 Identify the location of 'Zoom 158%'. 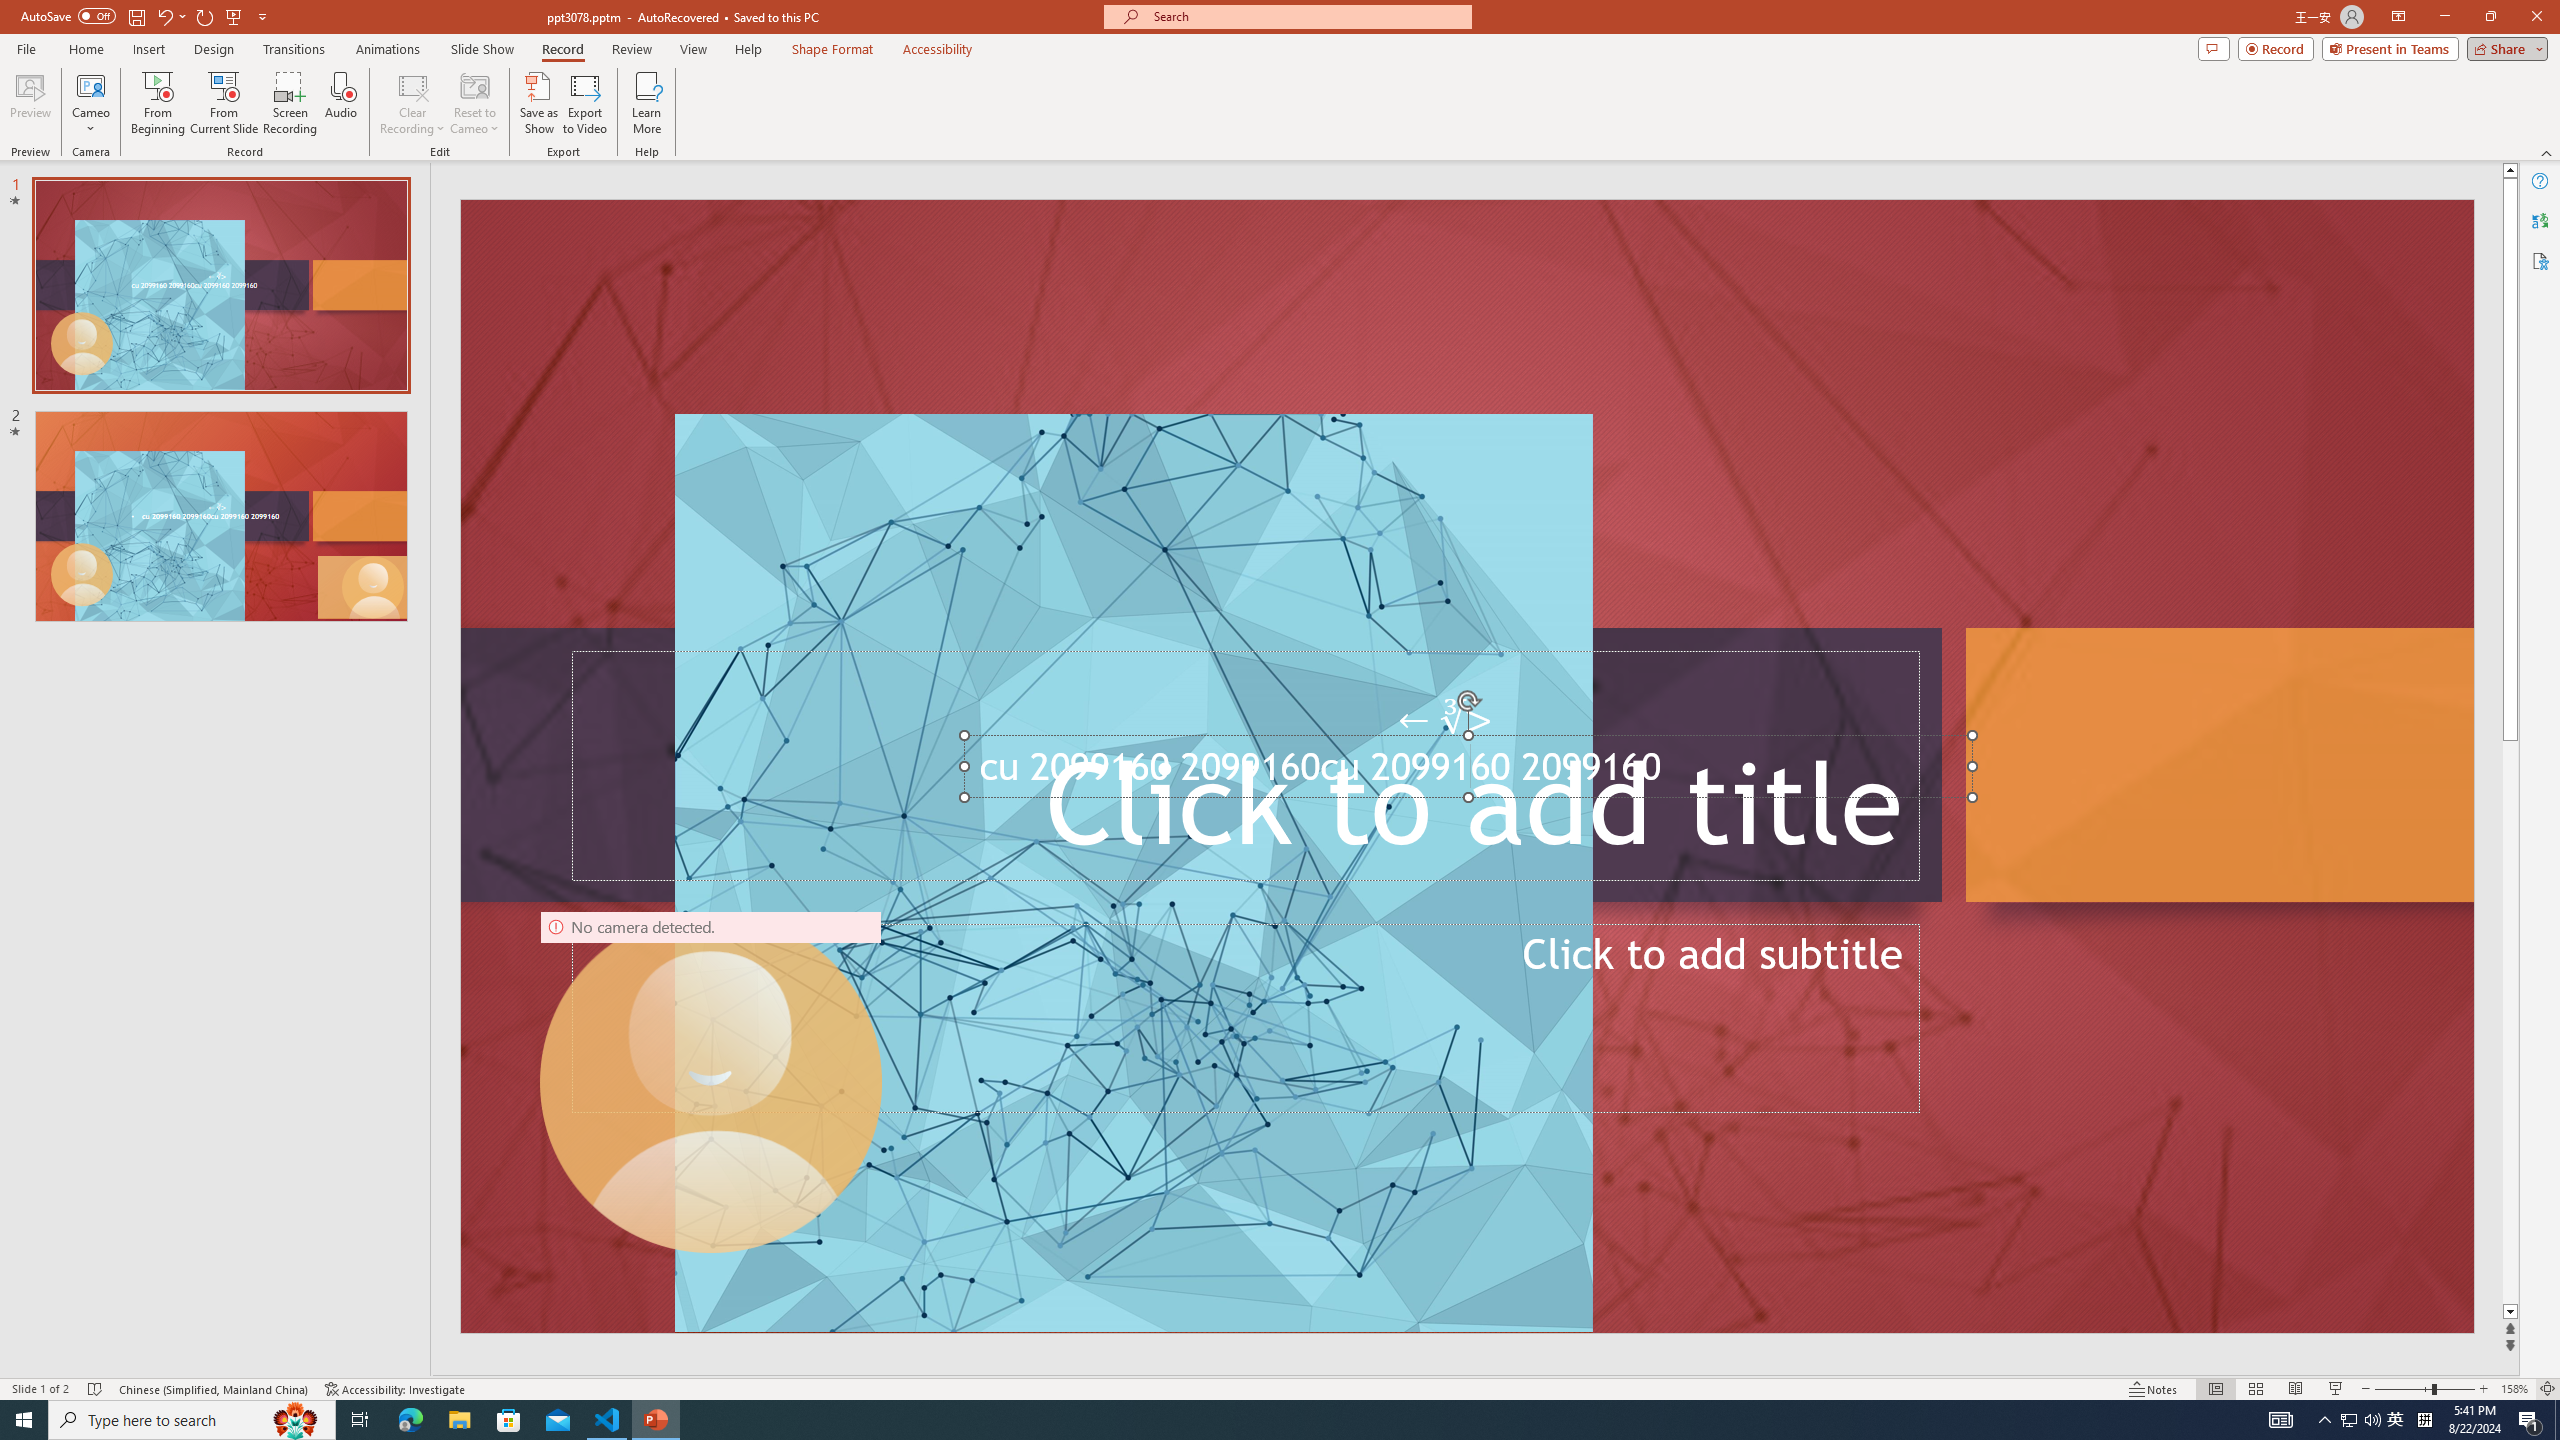
(2515, 1389).